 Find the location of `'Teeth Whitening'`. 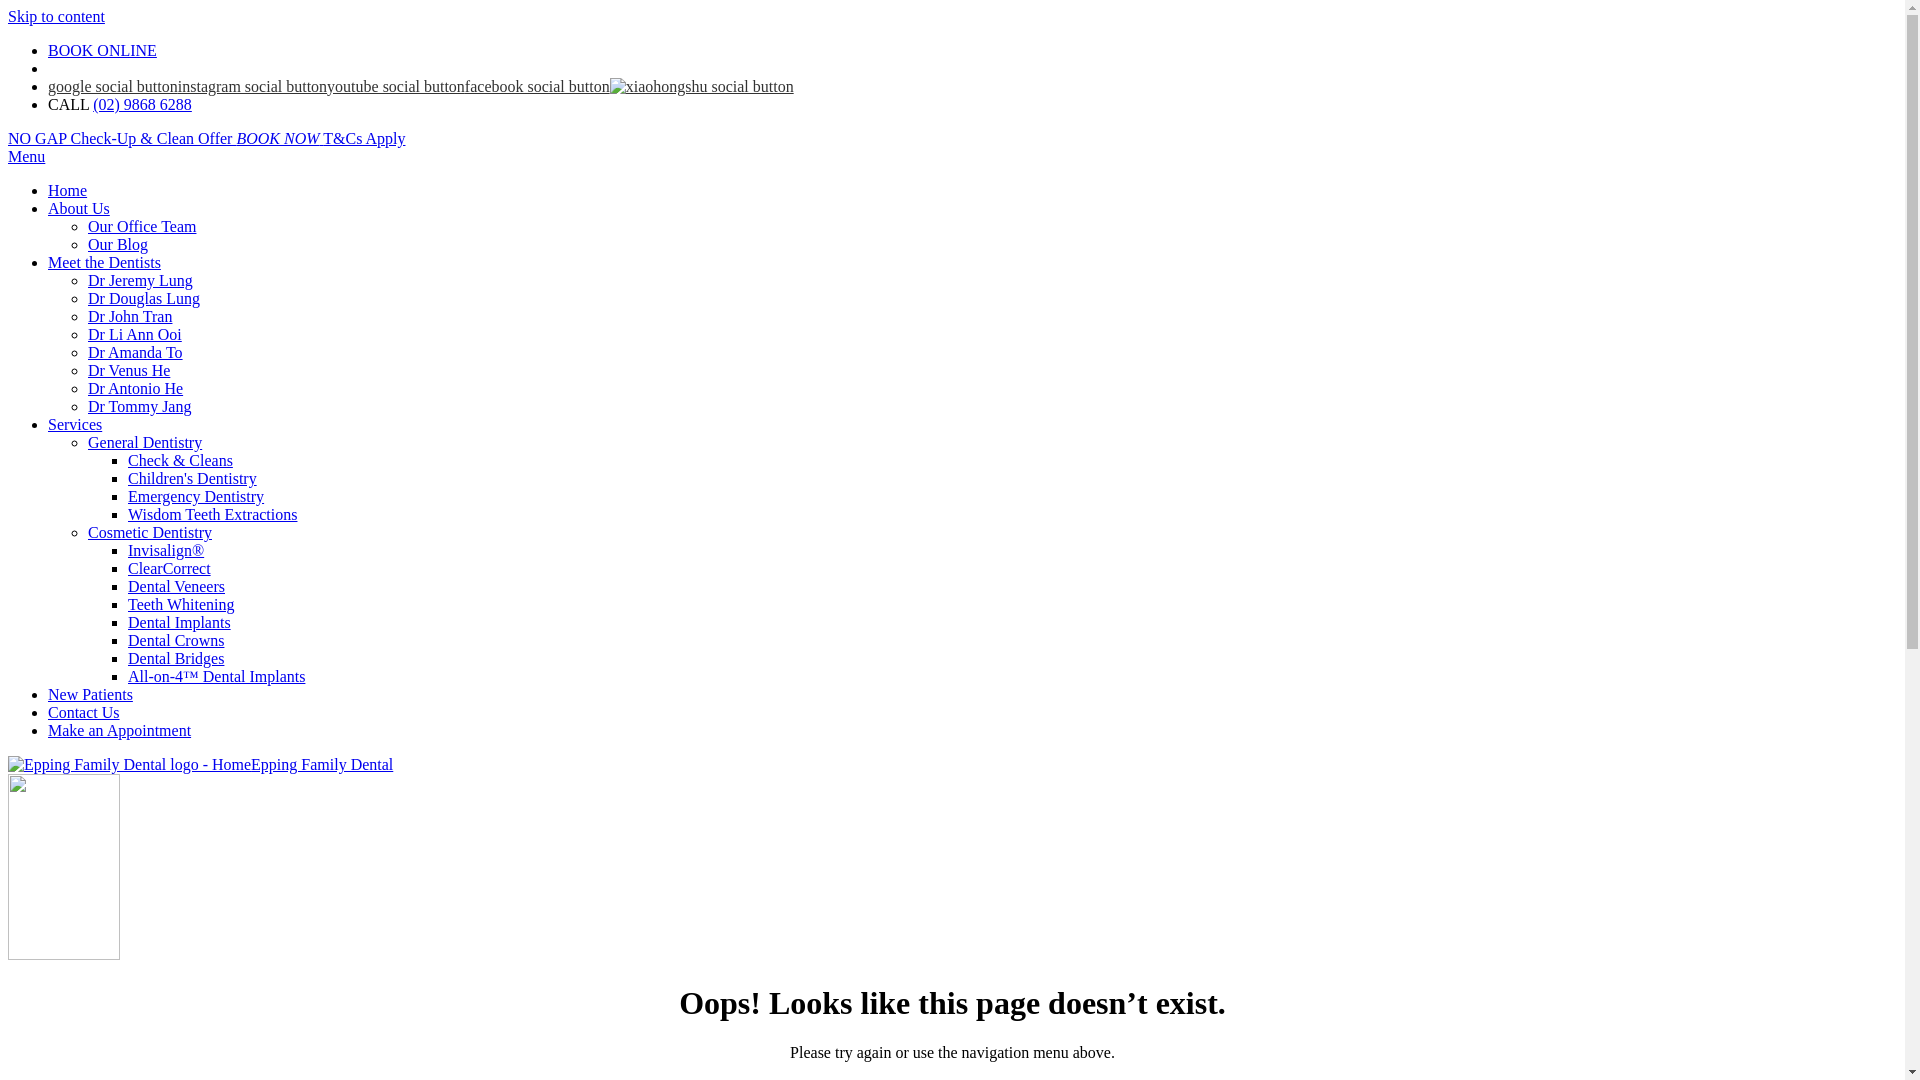

'Teeth Whitening' is located at coordinates (181, 603).